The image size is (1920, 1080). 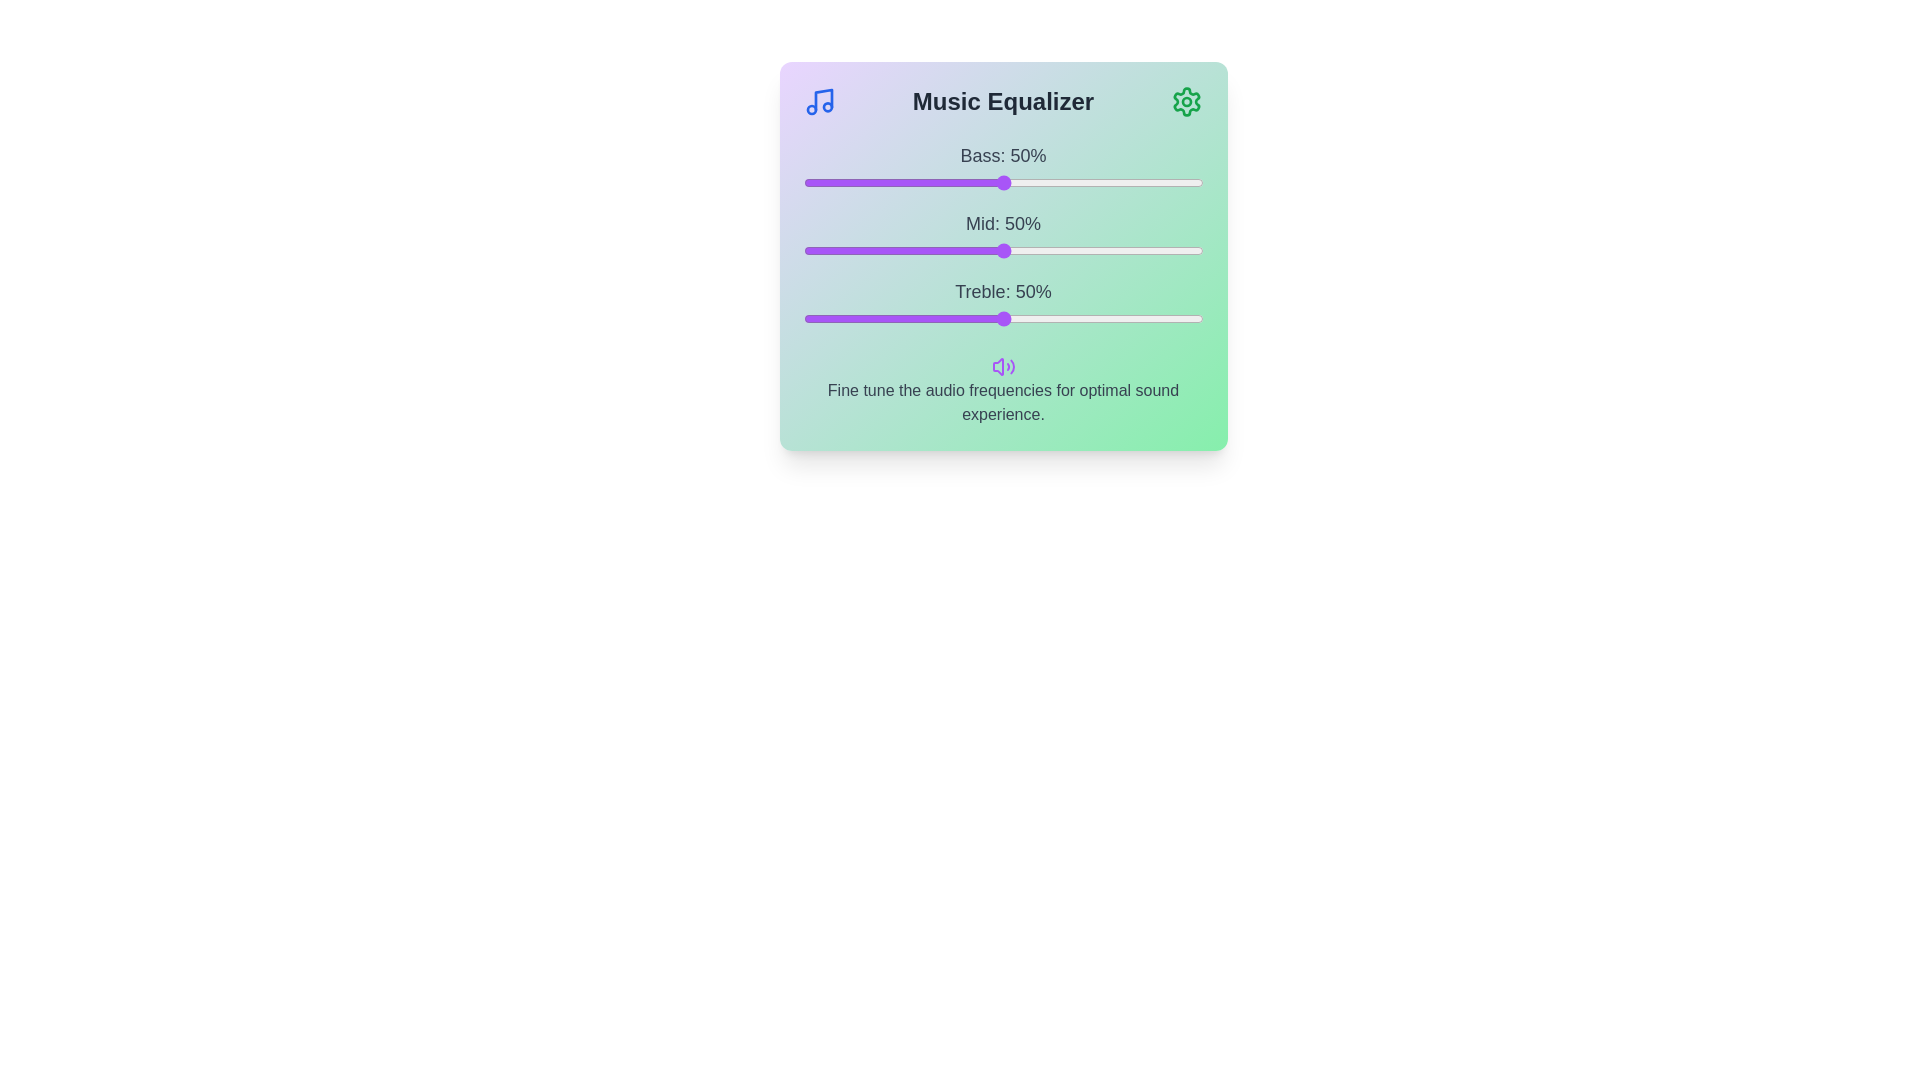 I want to click on the treble slider to 69%, so click(x=1078, y=318).